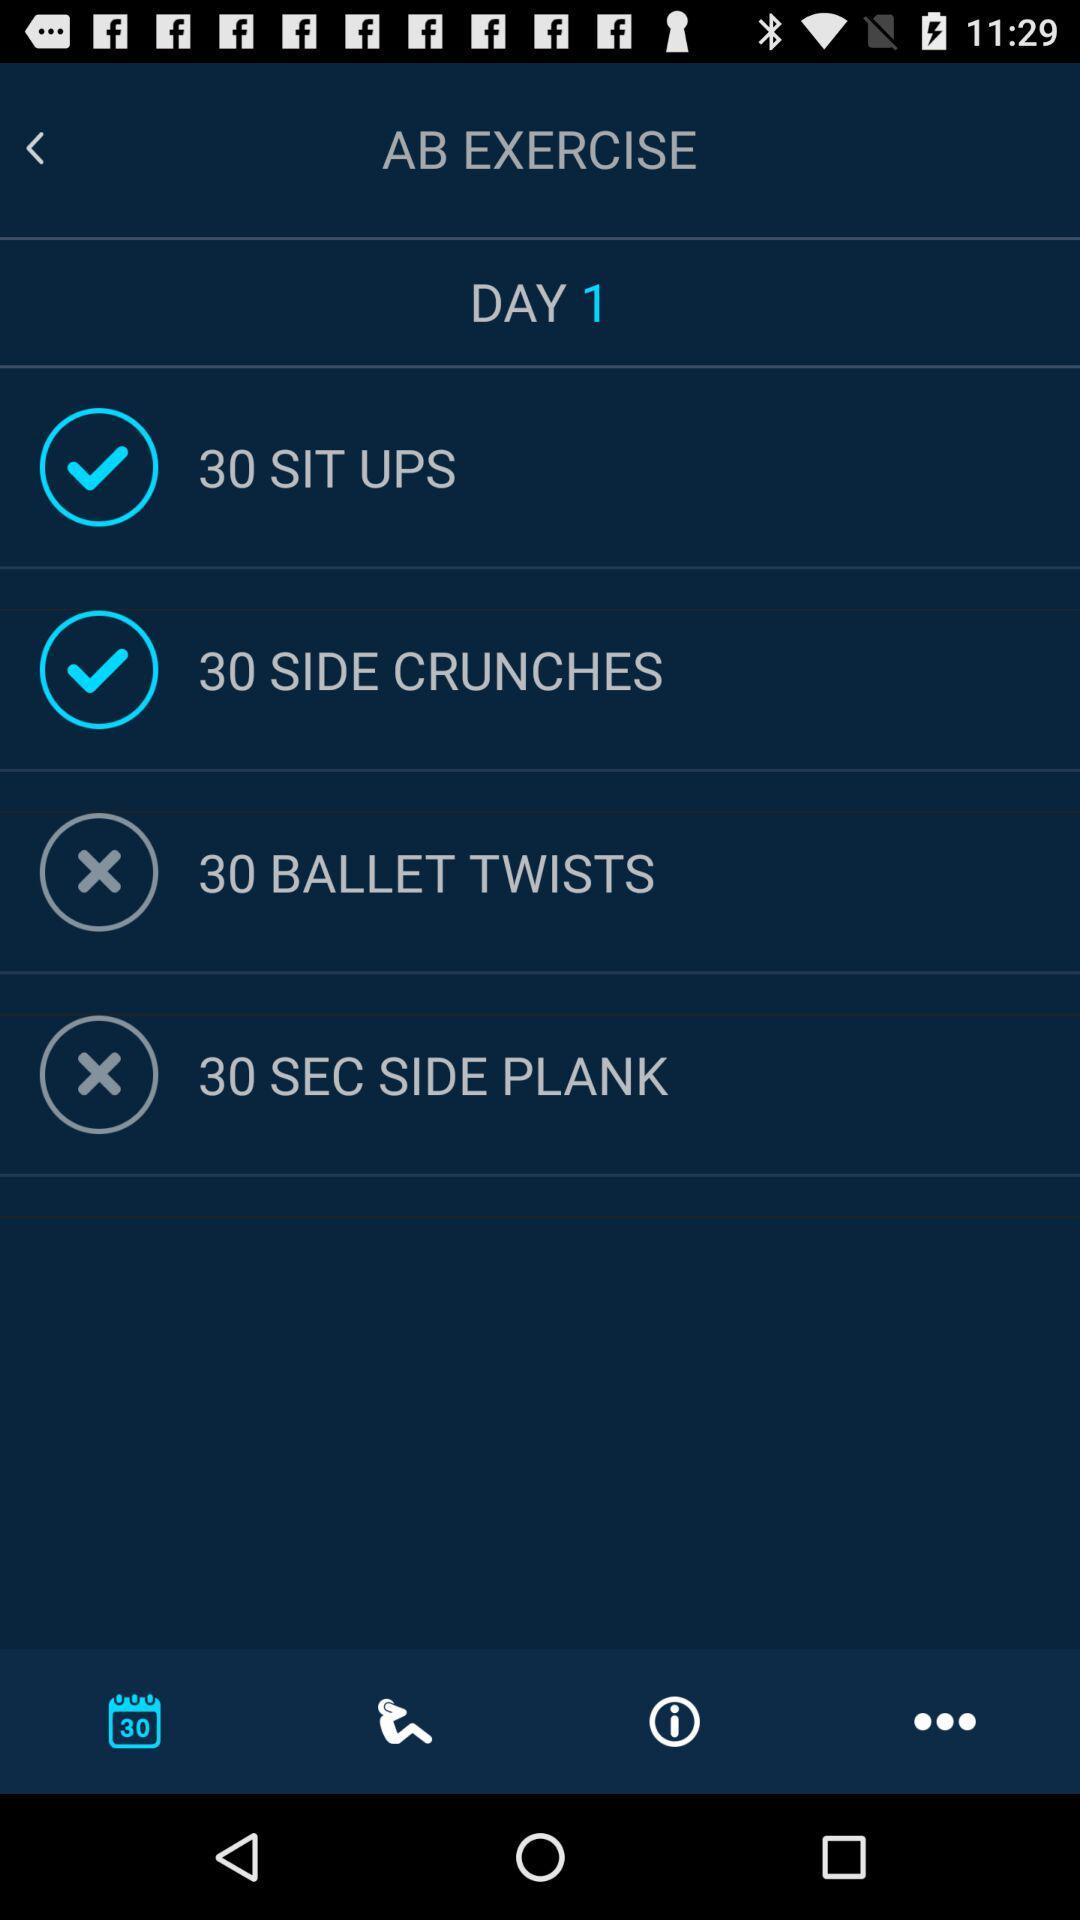  Describe the element at coordinates (675, 1721) in the screenshot. I see `more info icon at the bottom of the web page` at that location.